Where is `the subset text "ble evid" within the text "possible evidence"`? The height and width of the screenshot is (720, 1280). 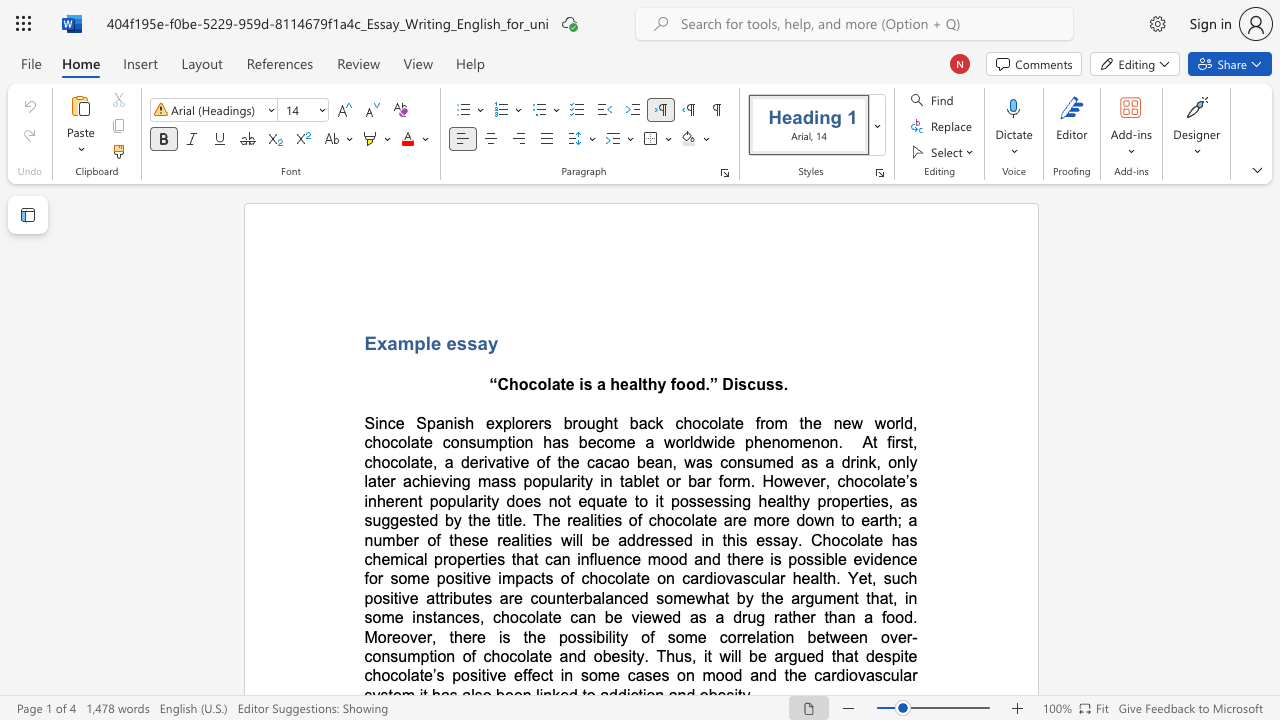 the subset text "ble evid" within the text "possible evidence" is located at coordinates (825, 559).